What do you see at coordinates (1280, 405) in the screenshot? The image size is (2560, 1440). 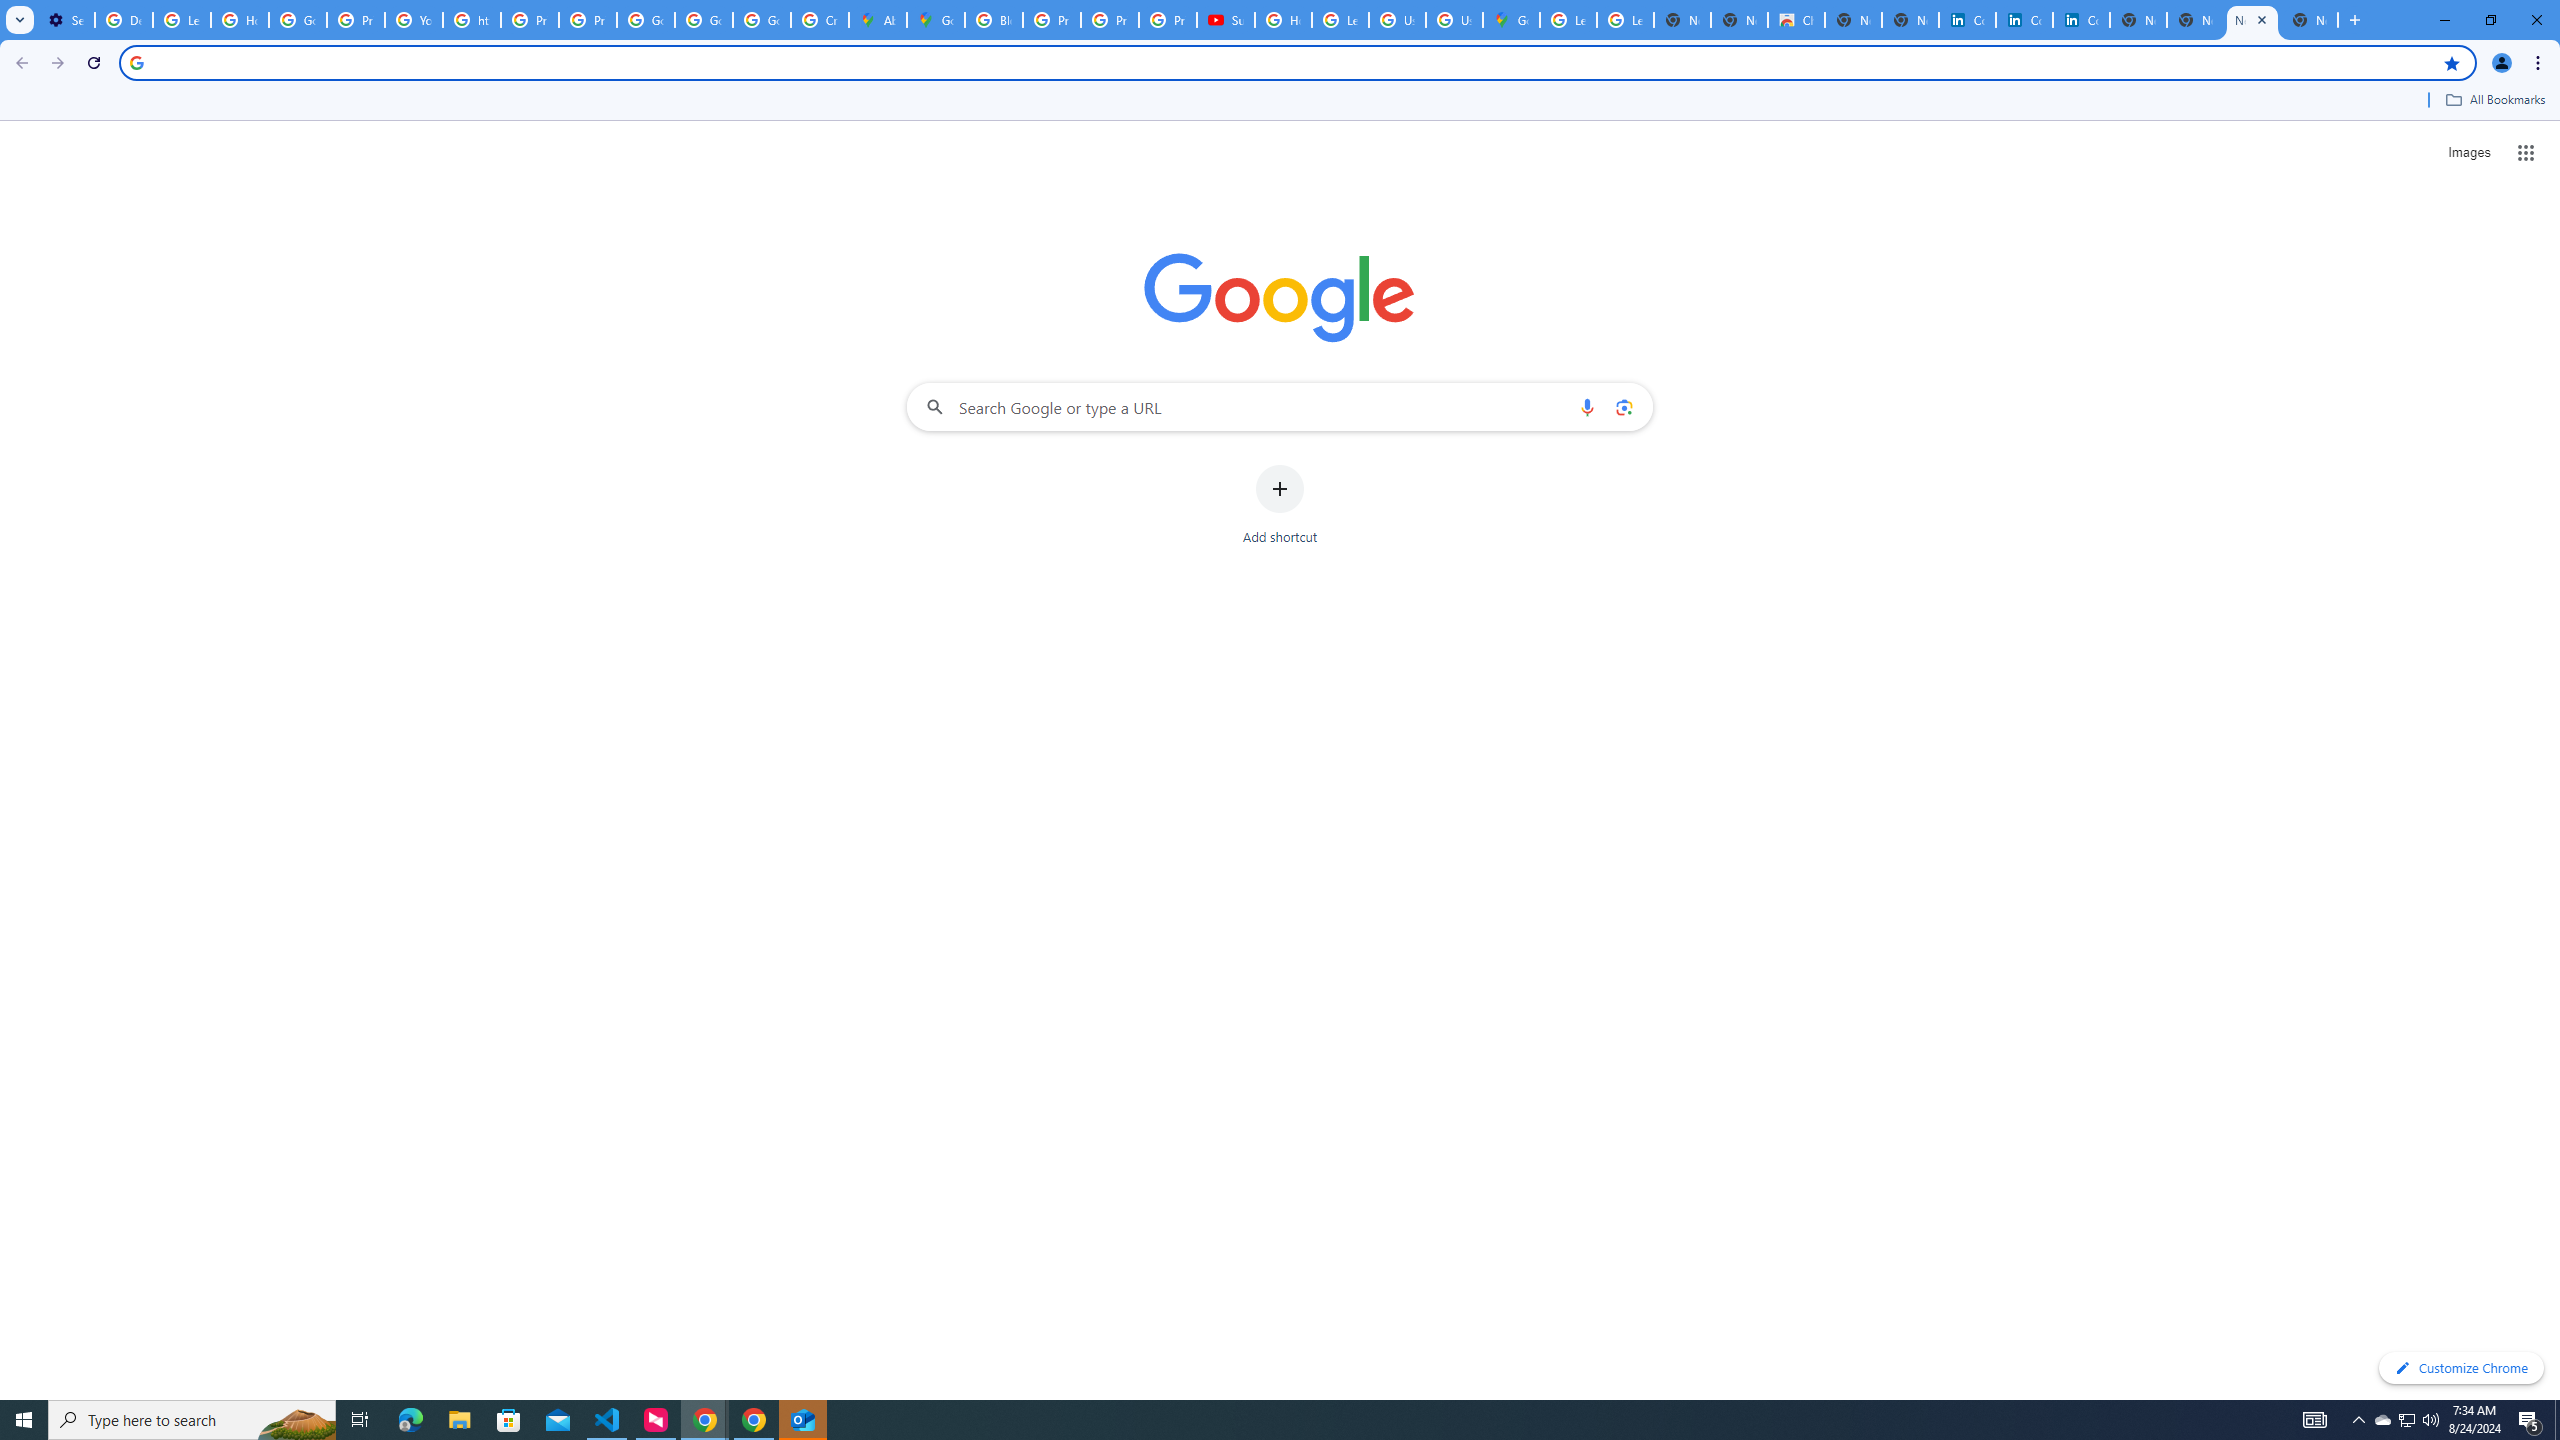 I see `'Search Google or type a URL'` at bounding box center [1280, 405].